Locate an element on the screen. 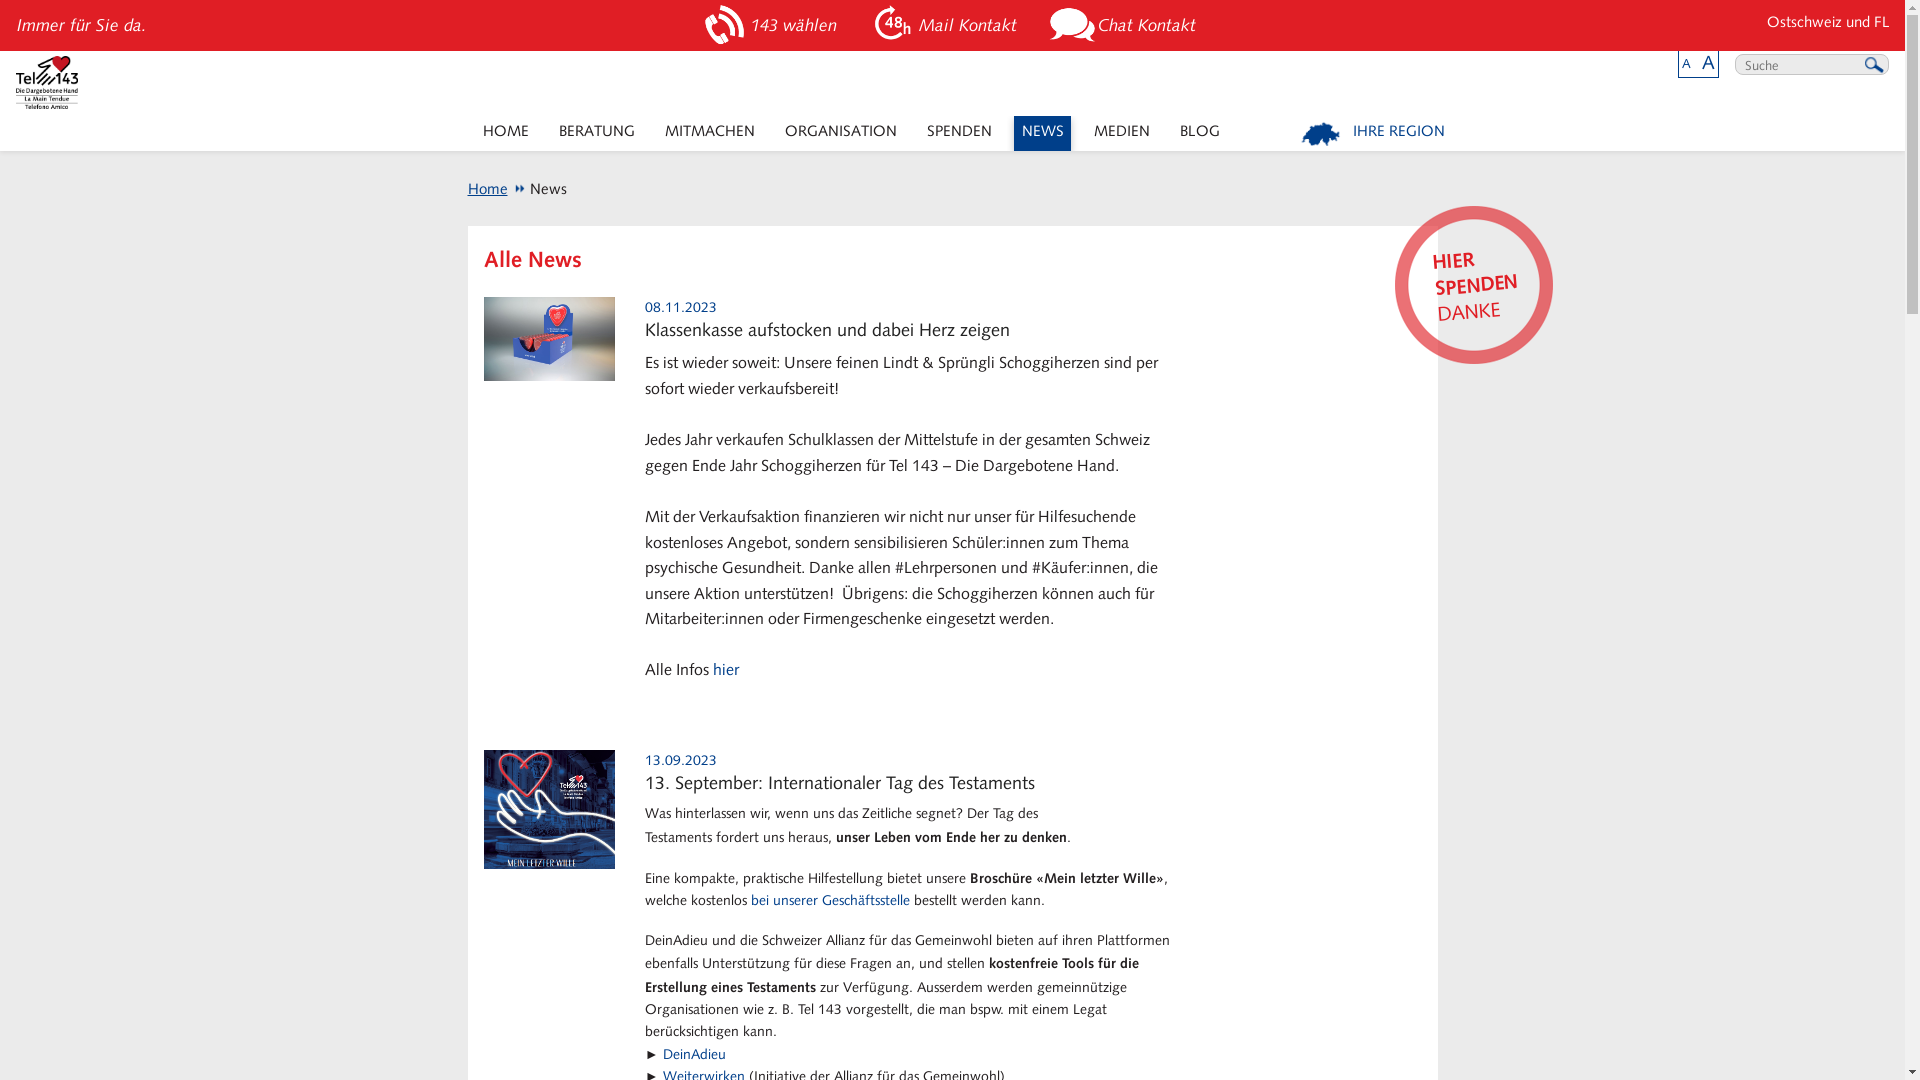  'BERATUNG' is located at coordinates (595, 133).